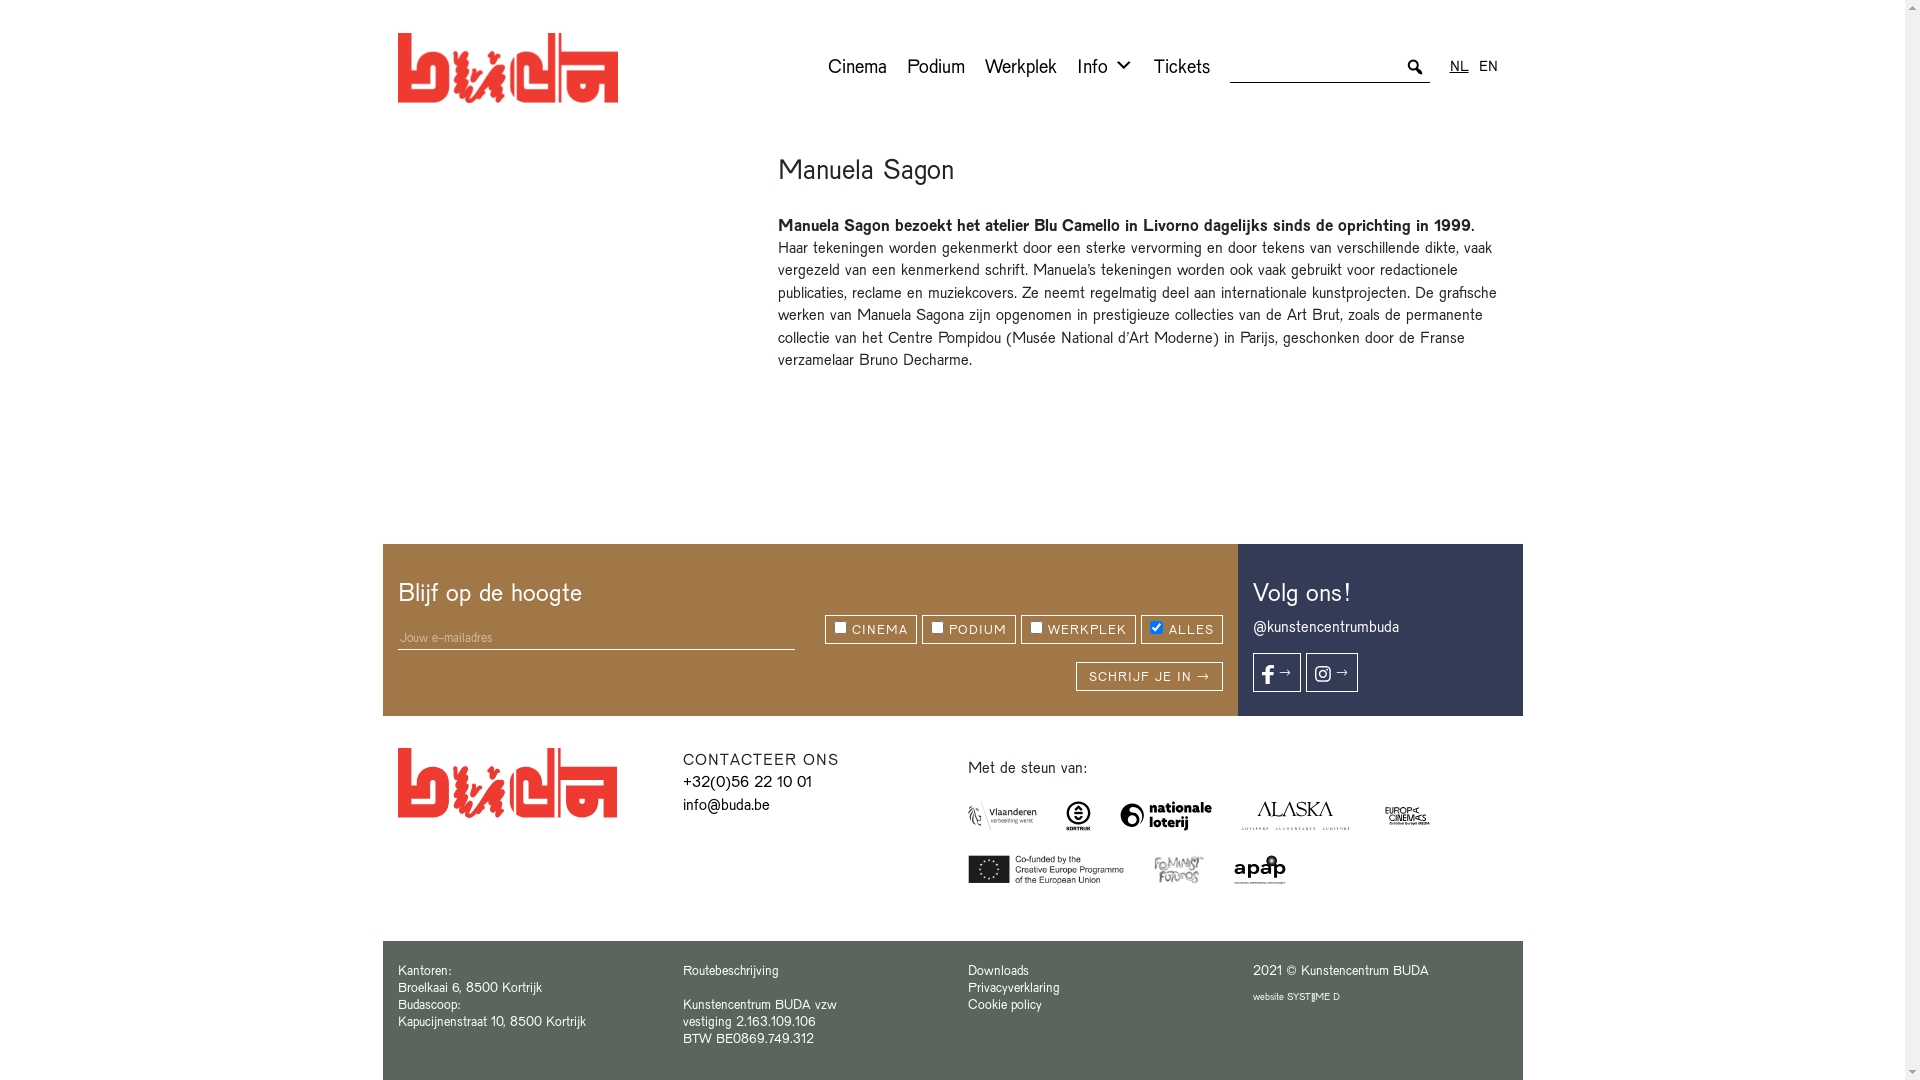  I want to click on 'info@buda.be', so click(724, 802).